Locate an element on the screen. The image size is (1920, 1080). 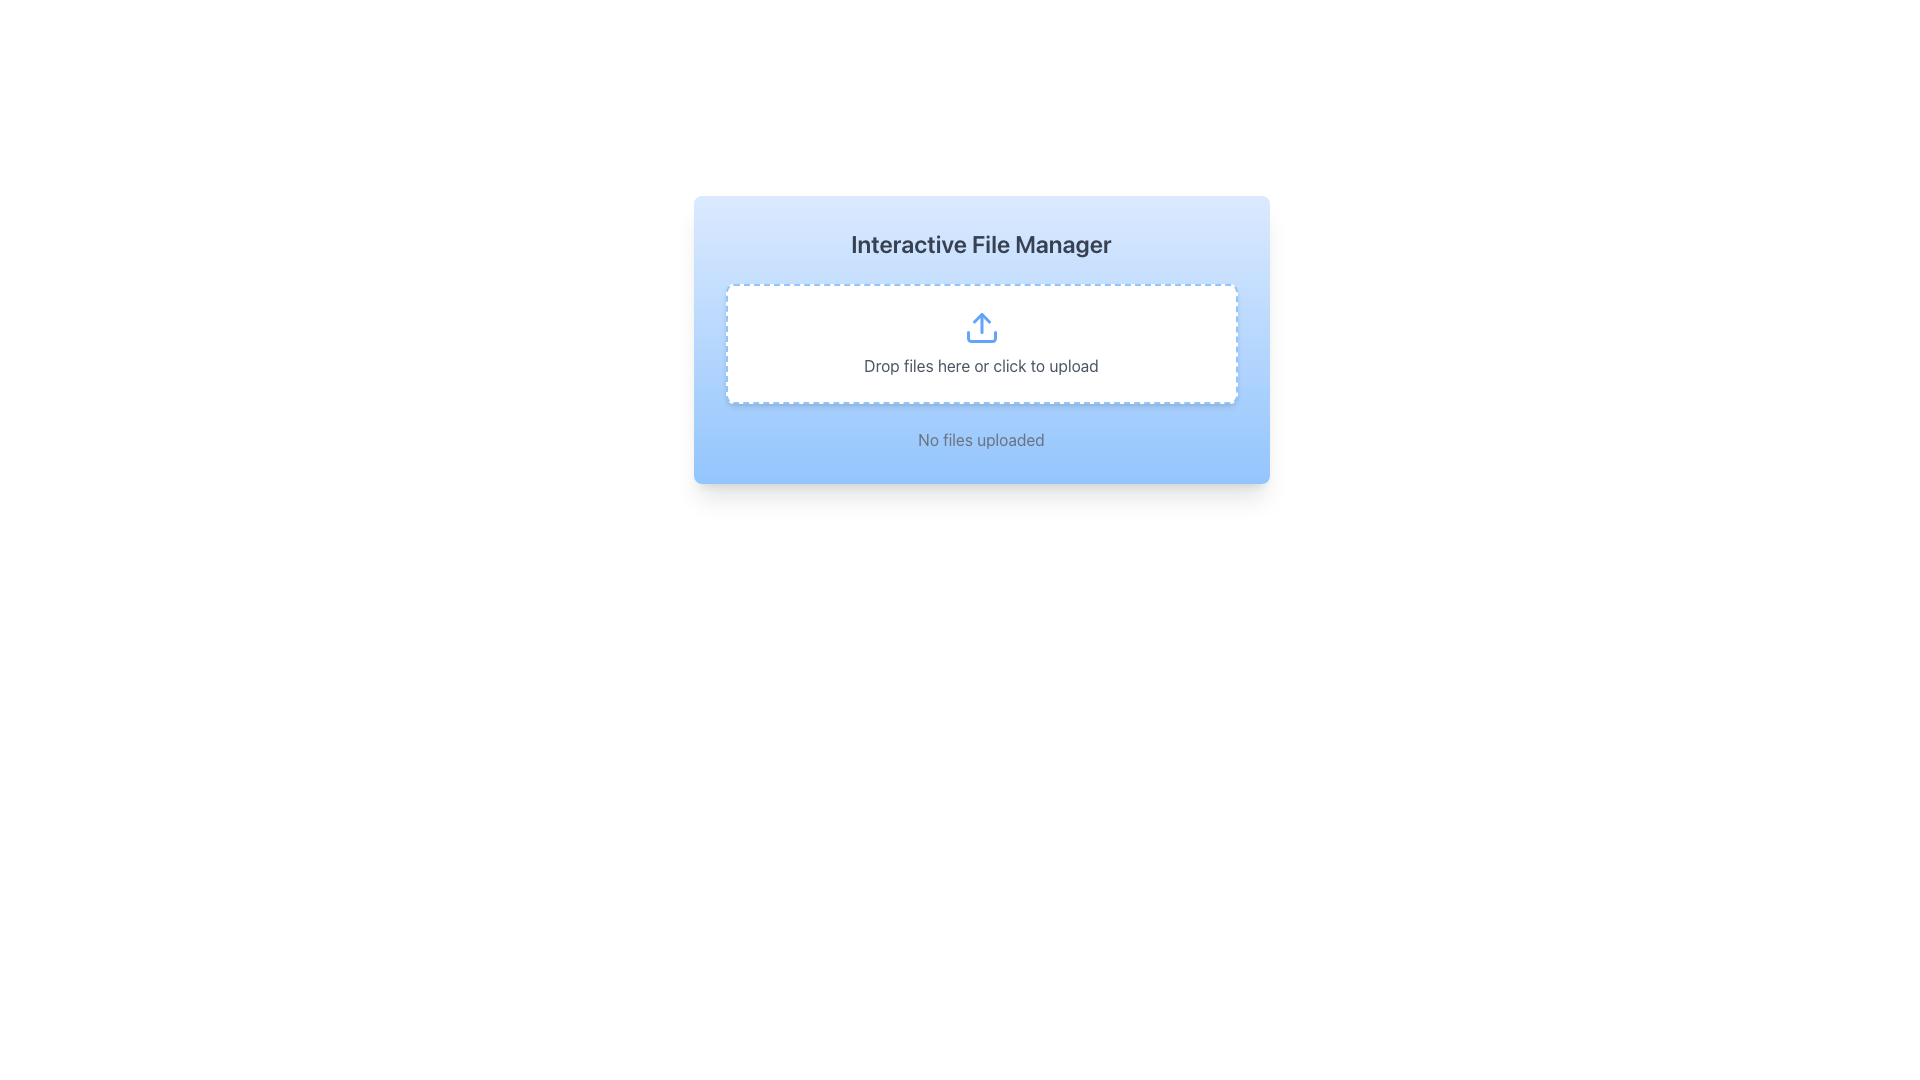
the rectangular shape at the base of the upward-pointing arrow icon in the file upload section, which is visually centered above the text 'Drop files here or click to upload' is located at coordinates (981, 335).